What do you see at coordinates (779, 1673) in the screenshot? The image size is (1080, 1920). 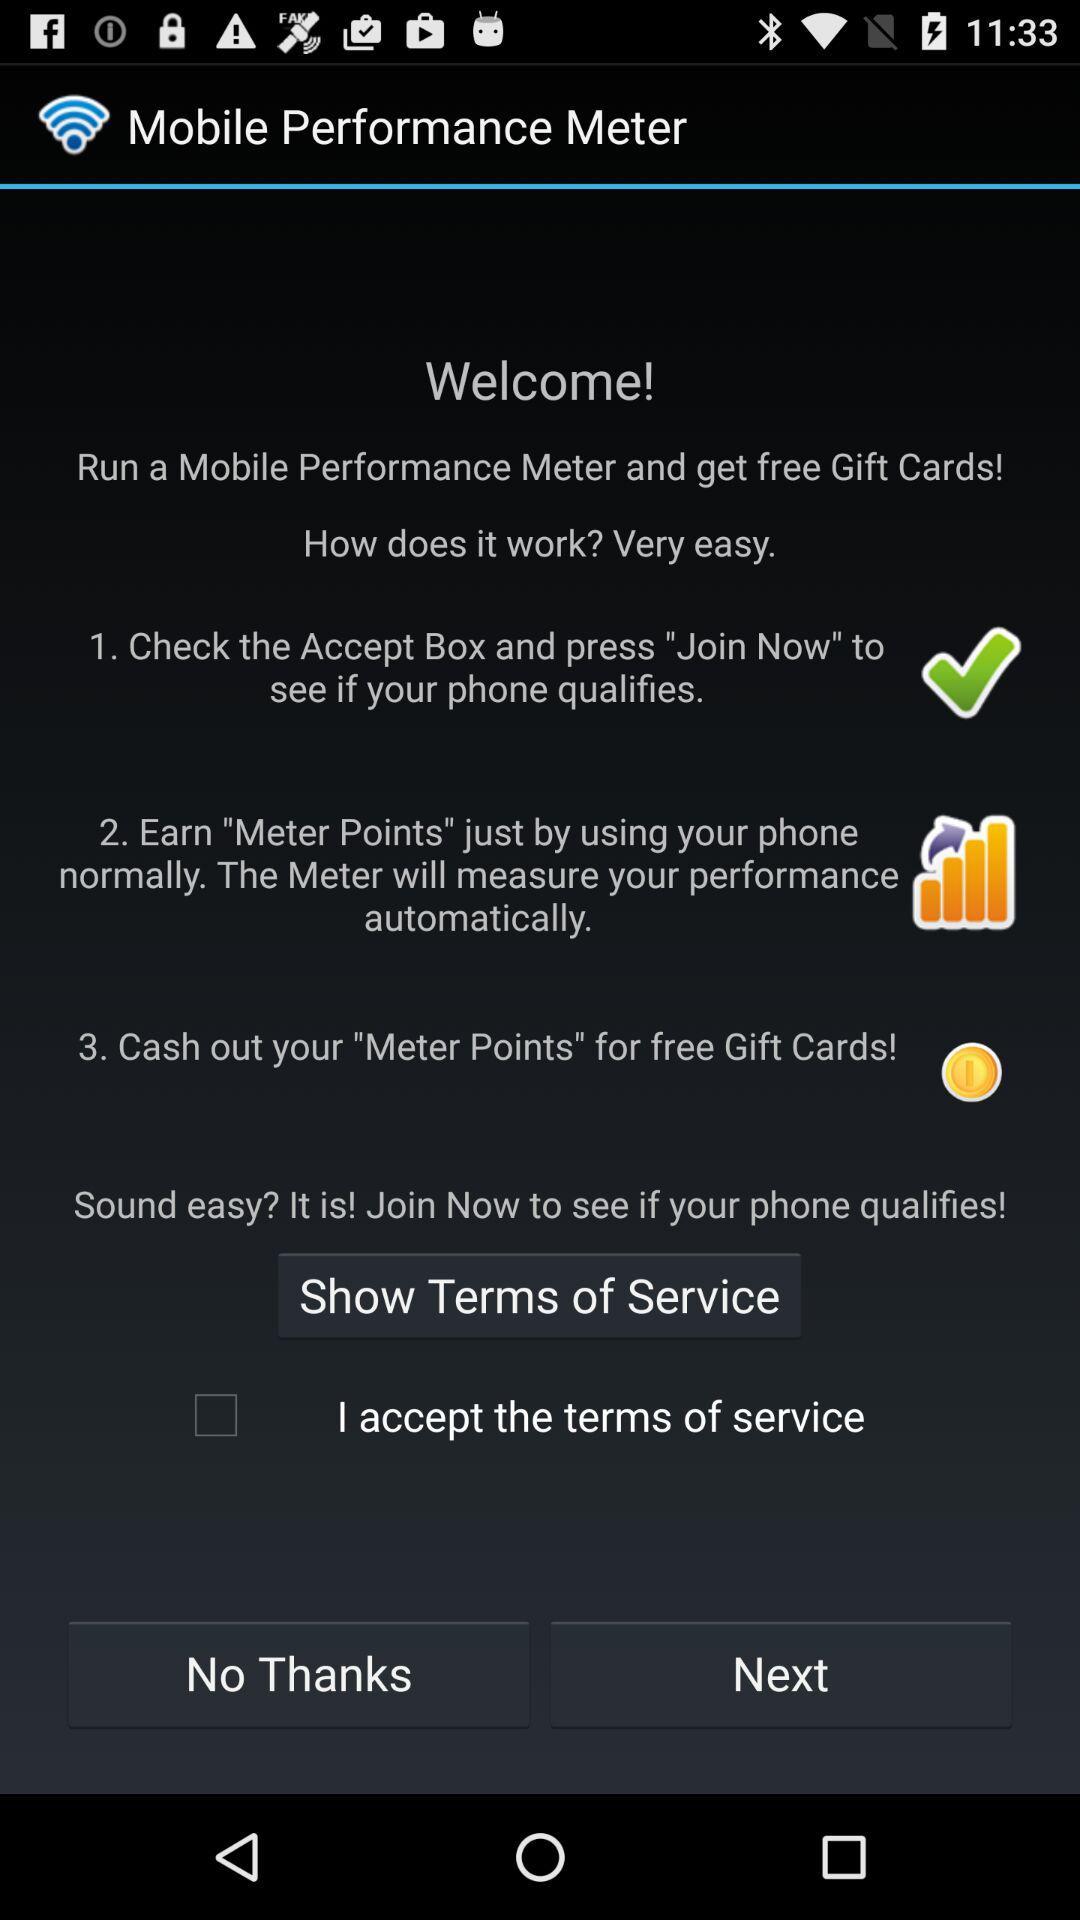 I see `next` at bounding box center [779, 1673].